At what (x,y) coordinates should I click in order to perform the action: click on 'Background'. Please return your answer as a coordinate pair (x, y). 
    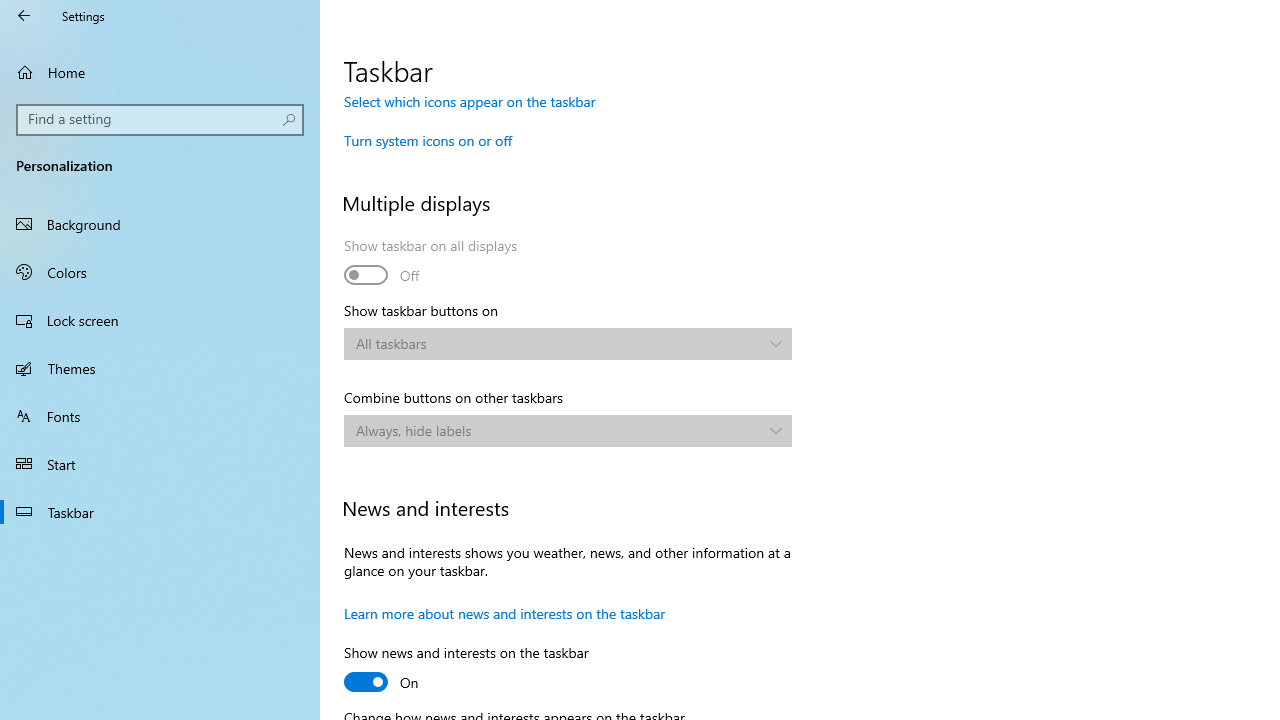
    Looking at the image, I should click on (160, 223).